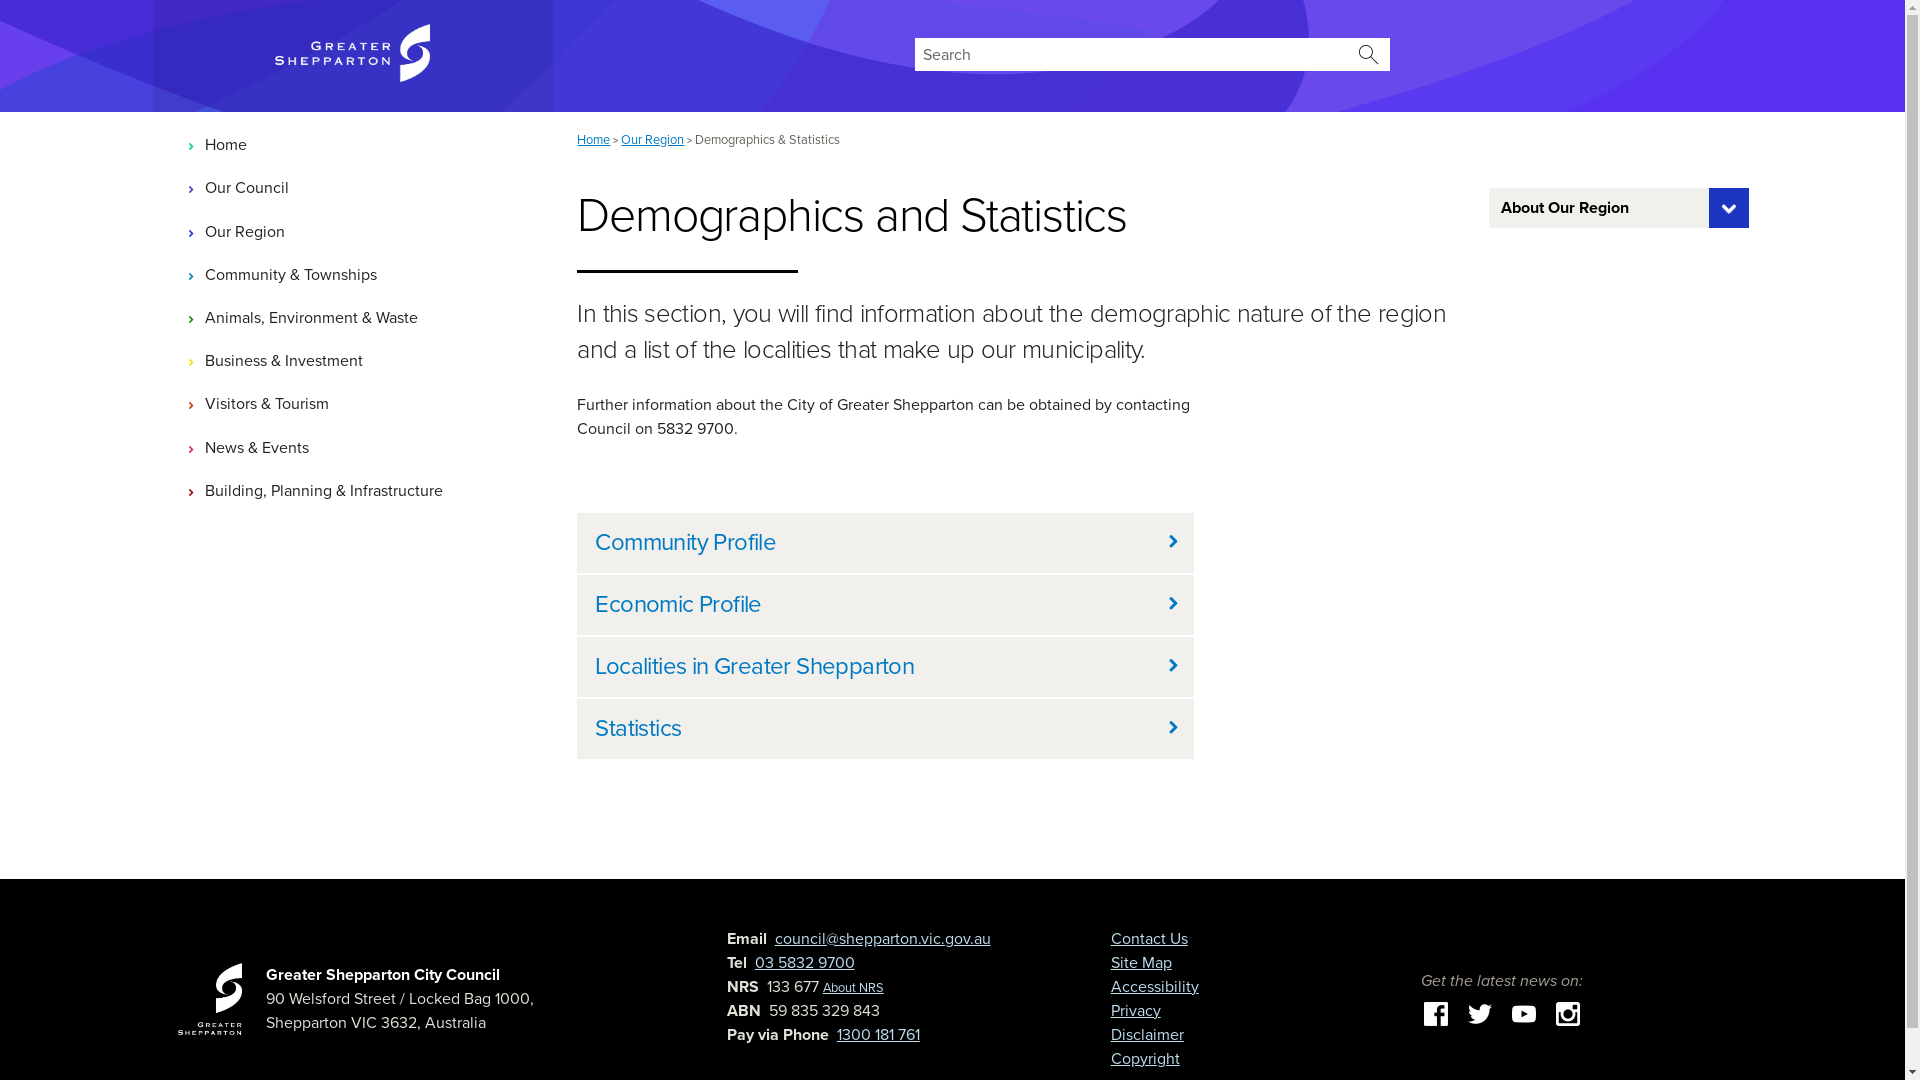 The height and width of the screenshot is (1080, 1920). I want to click on 'Search', so click(1367, 53).